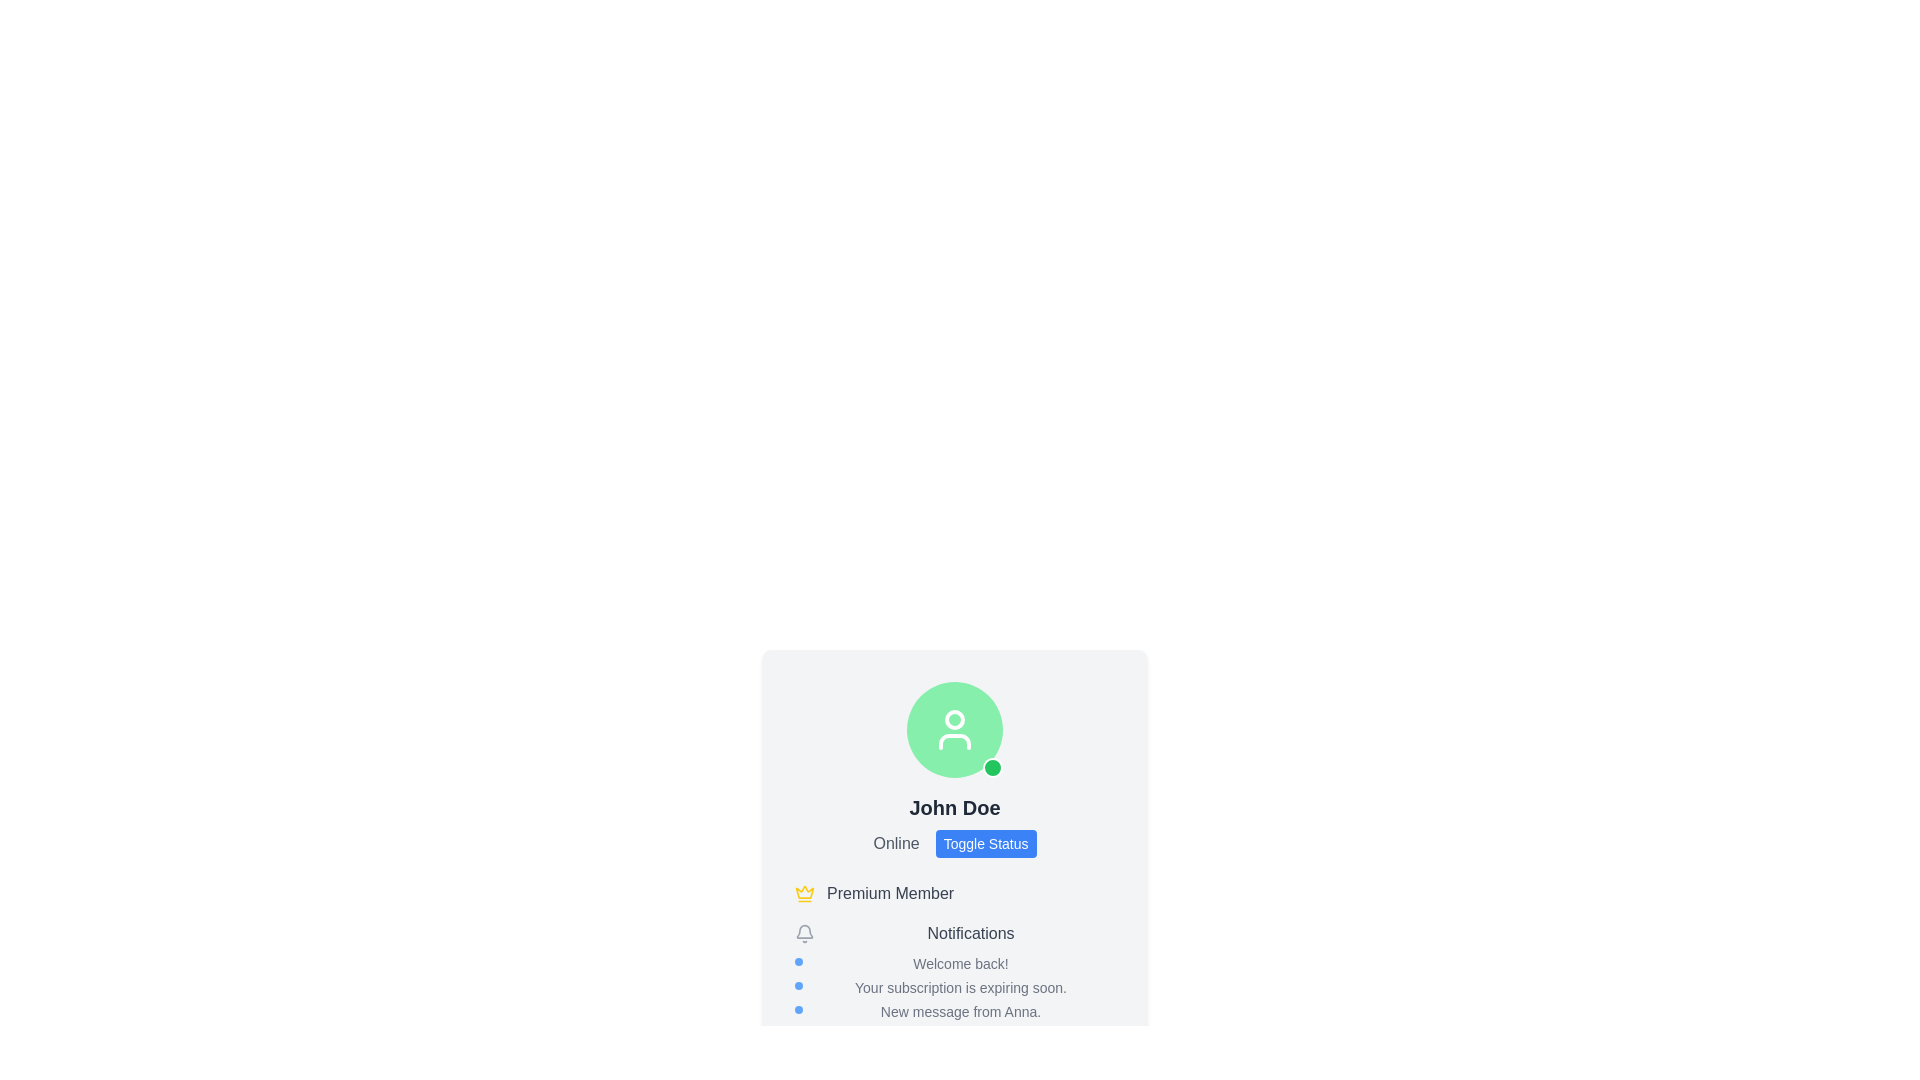 The image size is (1920, 1080). Describe the element at coordinates (954, 963) in the screenshot. I see `the 'Welcome back!' label with a blue circular icon, which is the first item in the notifications list` at that location.